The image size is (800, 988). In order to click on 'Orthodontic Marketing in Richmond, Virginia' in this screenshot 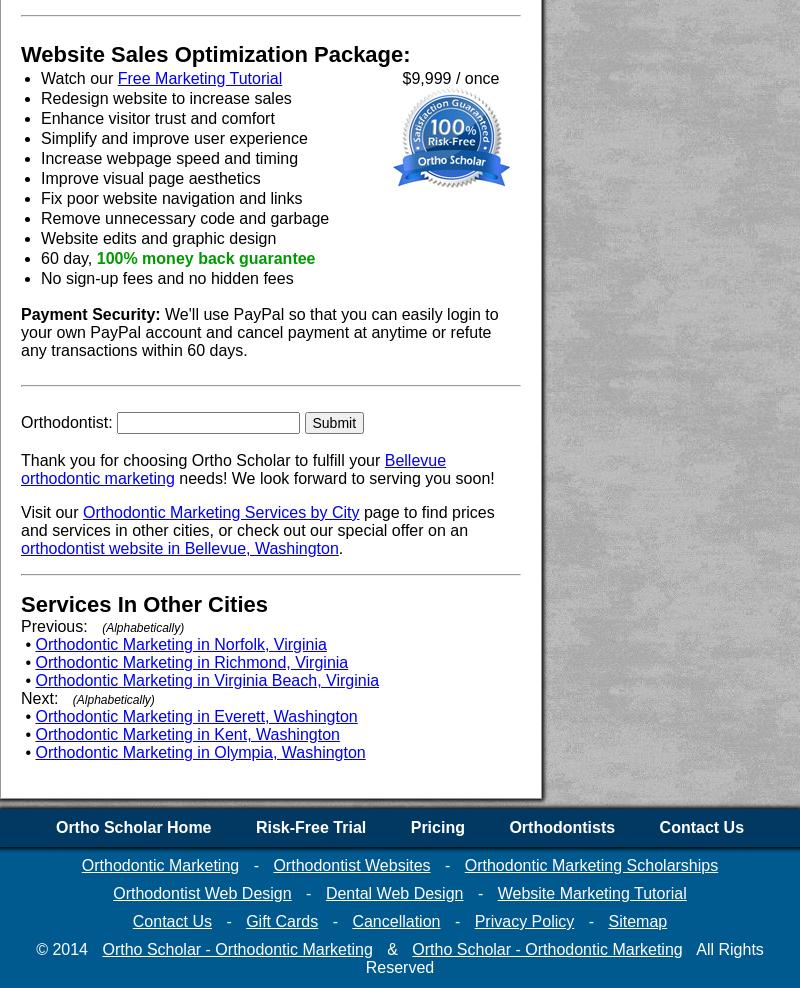, I will do `click(190, 661)`.